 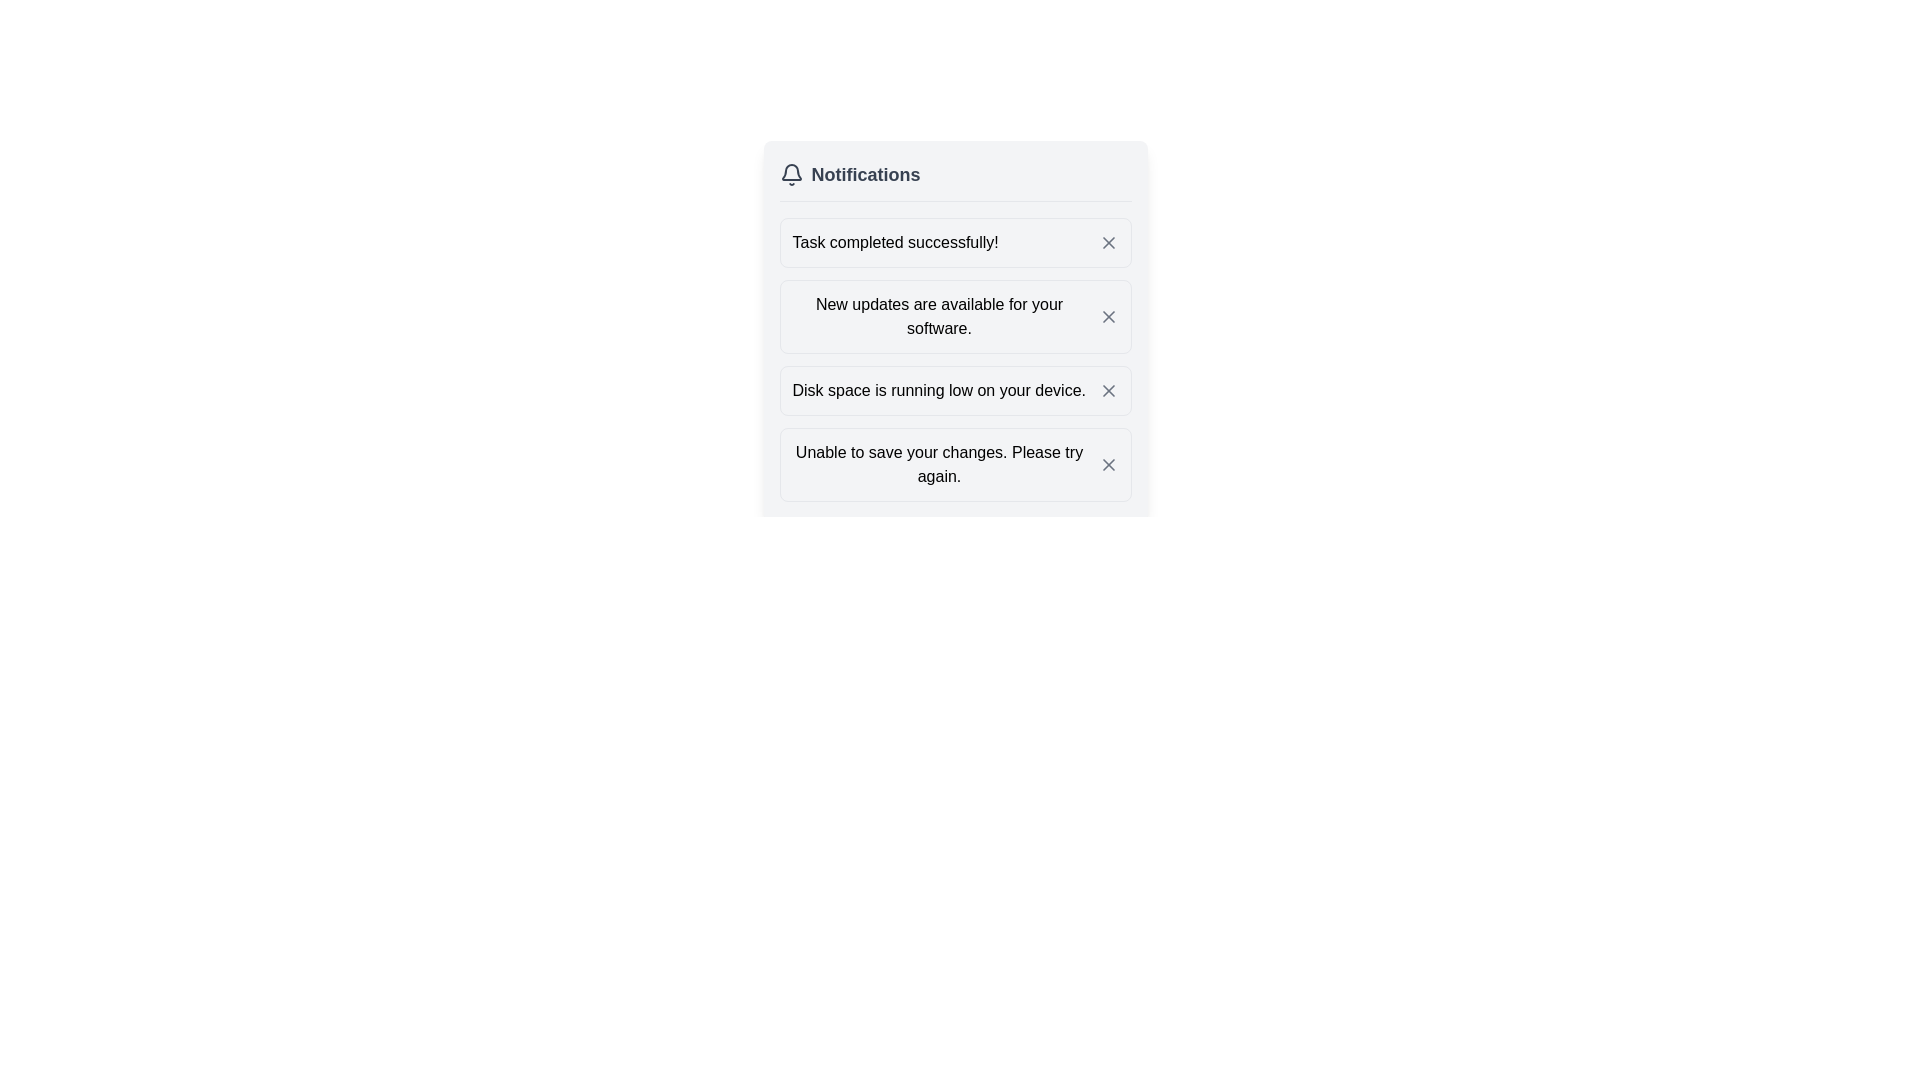 I want to click on the Close button icon, which is located at the far right of the notification panel, aligned with the message 'Task completed successfully!', so click(x=1107, y=242).